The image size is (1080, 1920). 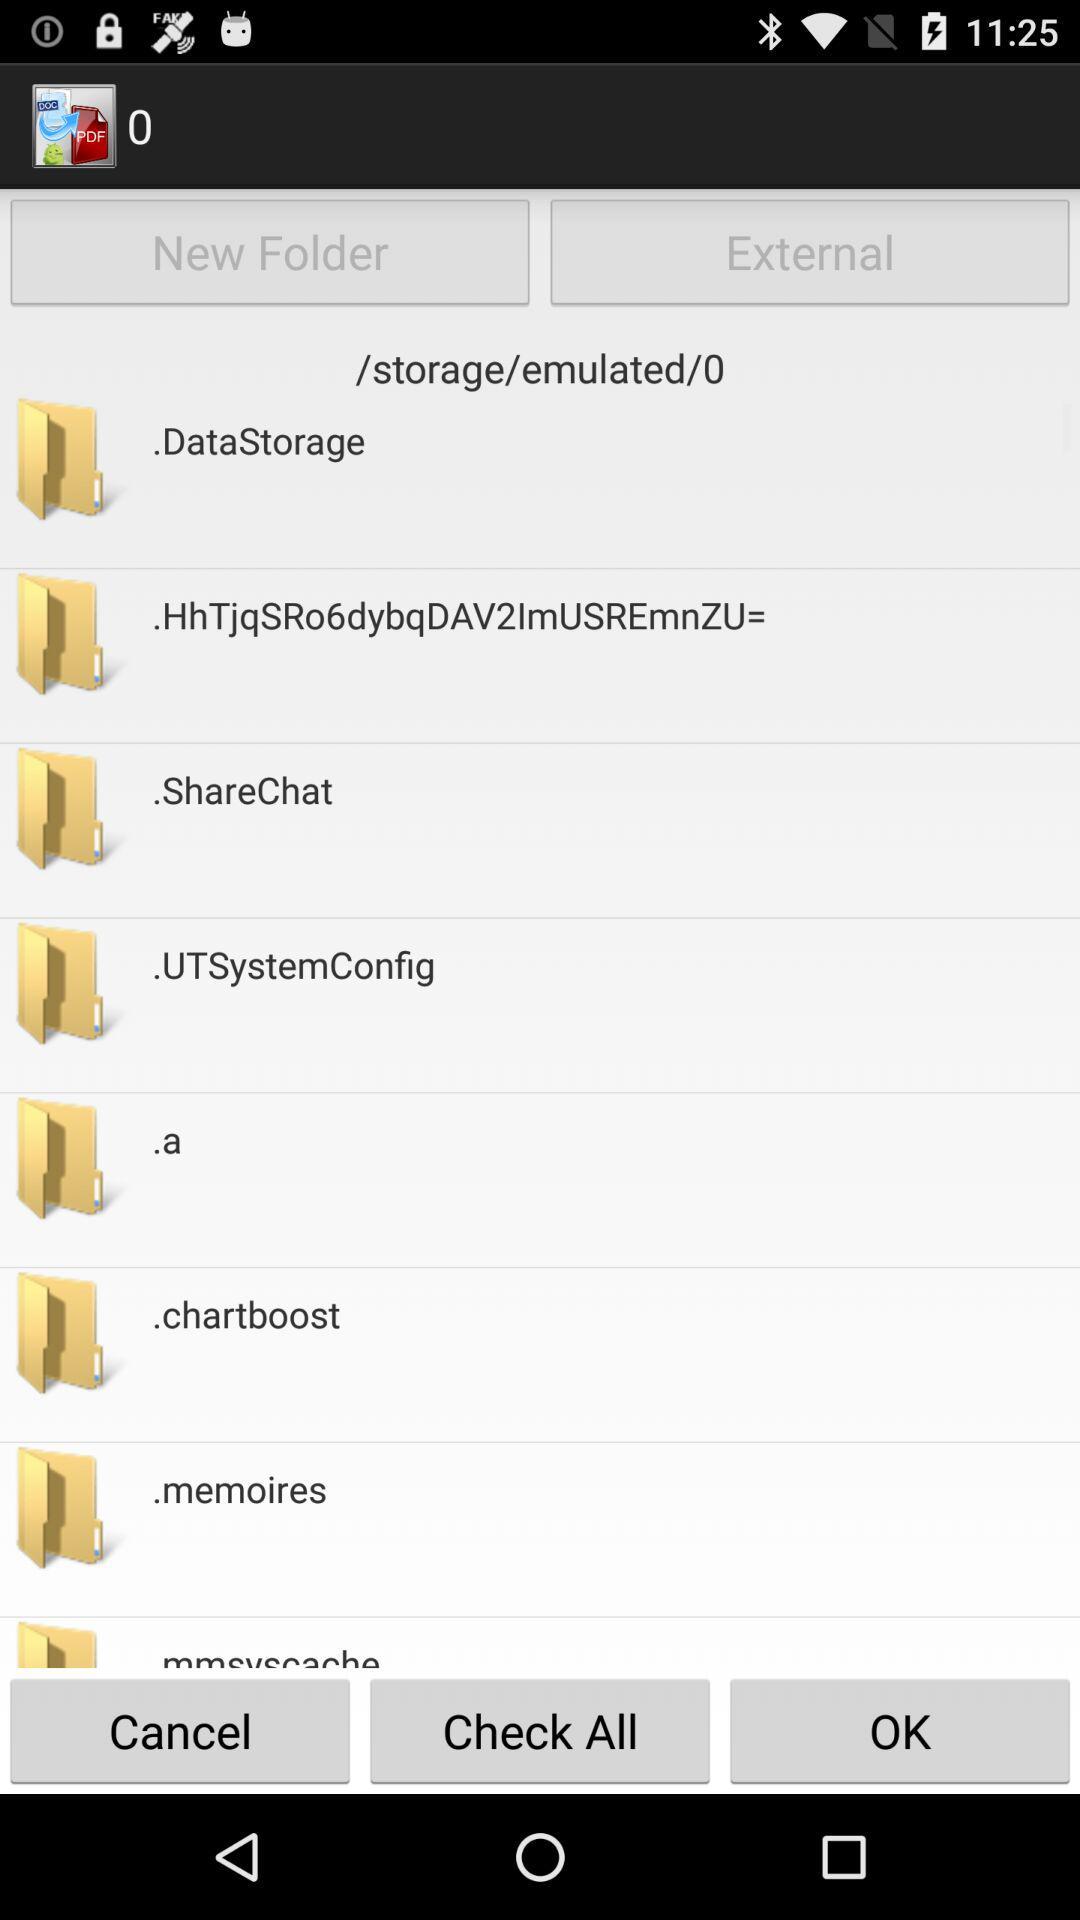 What do you see at coordinates (293, 1005) in the screenshot?
I see `the .utsystemconfig icon` at bounding box center [293, 1005].